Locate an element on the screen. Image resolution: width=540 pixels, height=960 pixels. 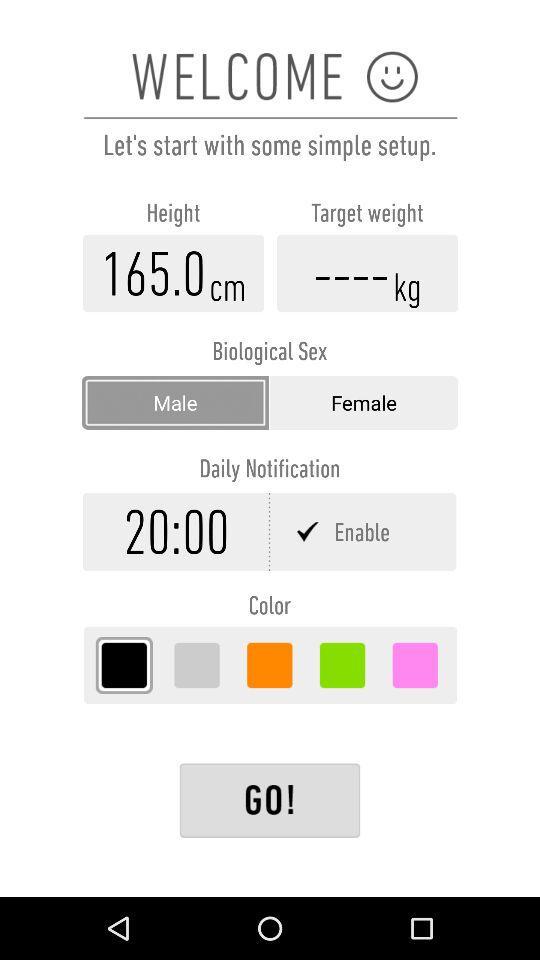
color is located at coordinates (269, 665).